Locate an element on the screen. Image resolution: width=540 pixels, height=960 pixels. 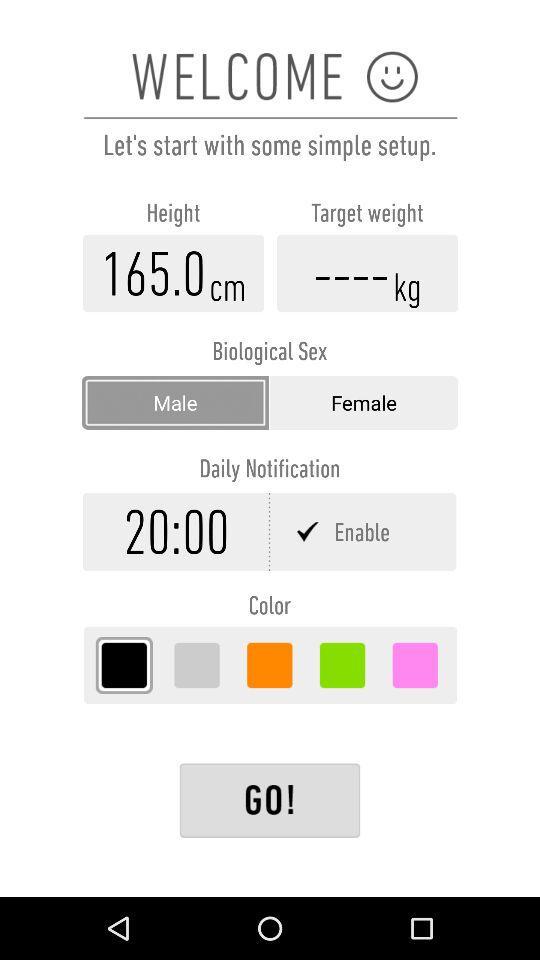
color is located at coordinates (269, 665).